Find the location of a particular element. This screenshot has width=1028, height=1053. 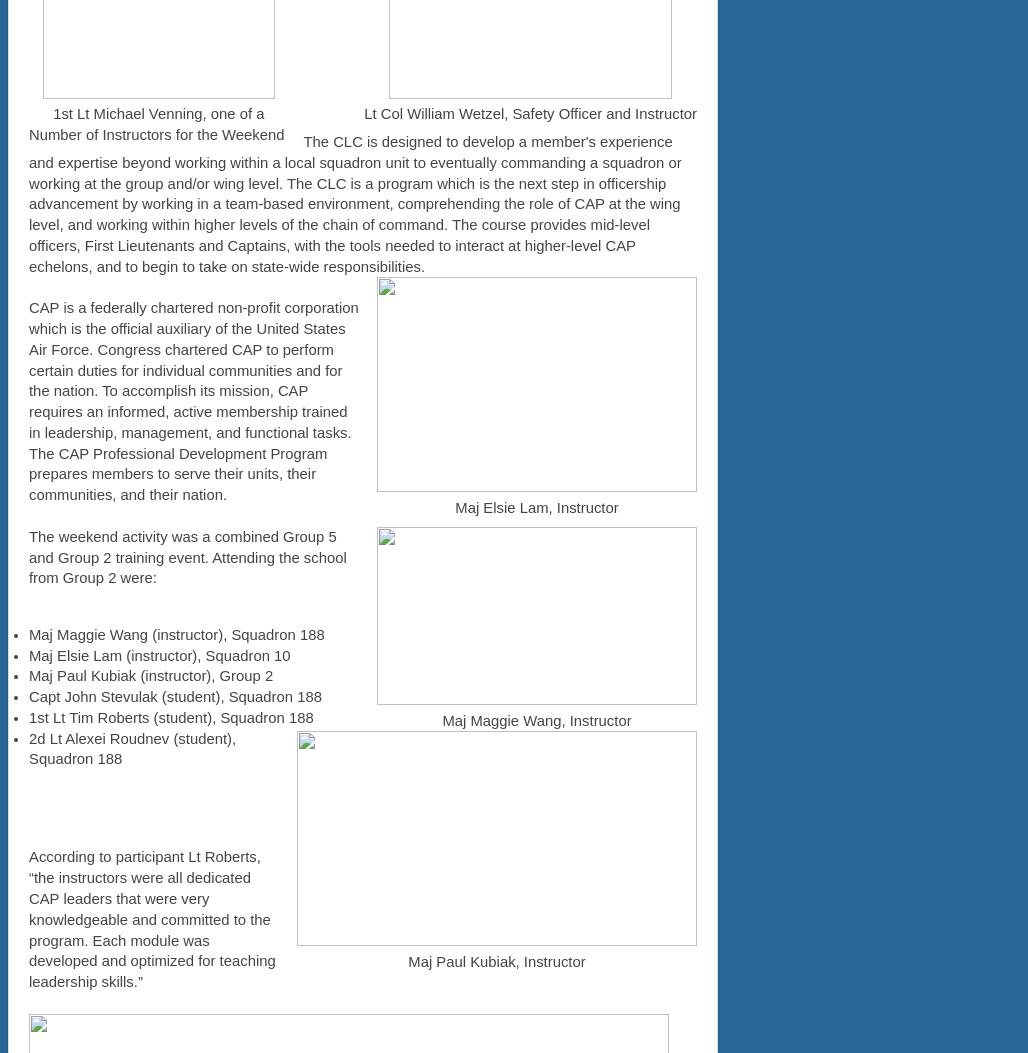

'The CLC is designed to develop a member's experience and expertise beyond working within a local squadron unit to eventually commanding a squadron or working at the group and/or wing level. The CLC is a program which is the next step in officership advancement by working in a team-based environment, comprehending the role of CAP at the wing level, and working within higher levels of the chain of command. The course provides mid-level officers, First Lieutenants and Captains, with the tools needed to interact at higher-level CAP echelons, and to begin to take on state-wide responsibilities.' is located at coordinates (353, 203).